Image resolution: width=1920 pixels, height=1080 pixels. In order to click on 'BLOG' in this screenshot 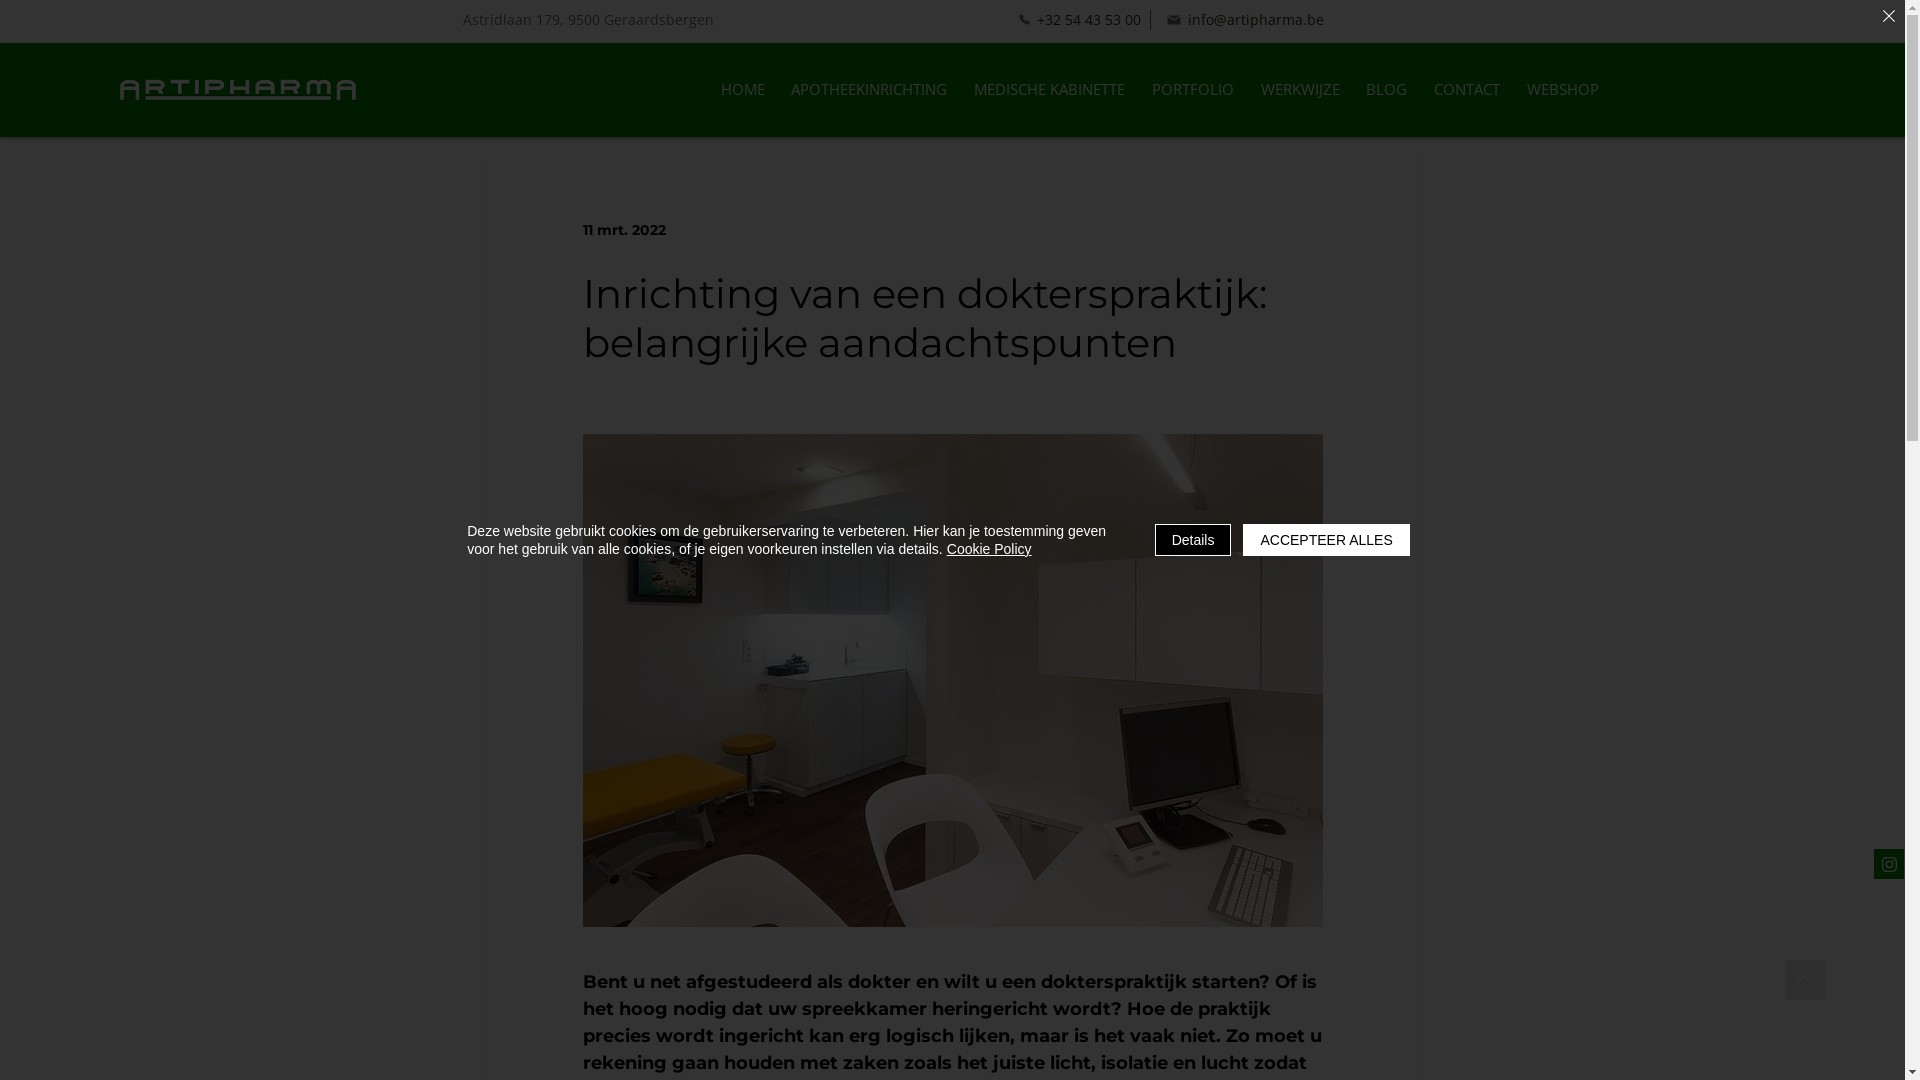, I will do `click(1386, 88)`.